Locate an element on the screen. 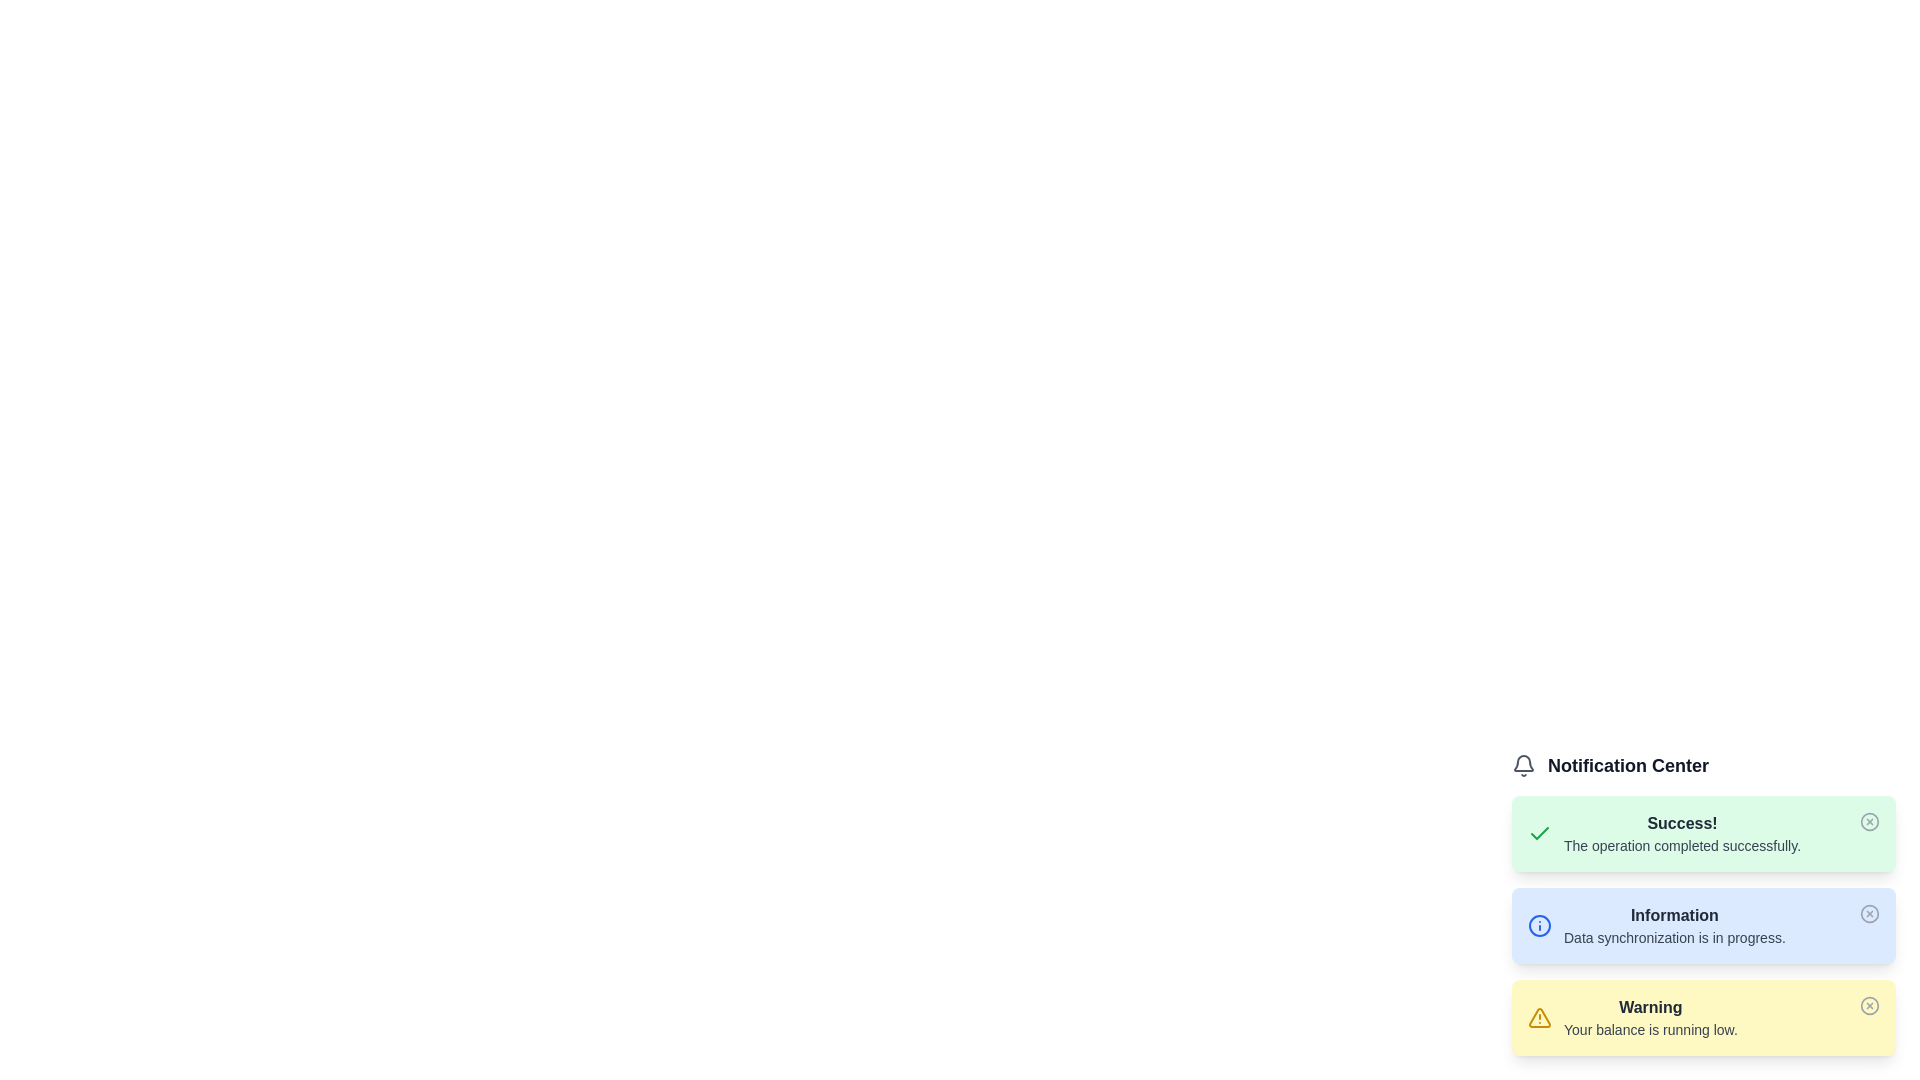 The image size is (1920, 1080). warning notification which is the third notification card in the Notification Center, featuring a light yellow background, a warning icon, and a title that reads 'Warning' is located at coordinates (1703, 1018).